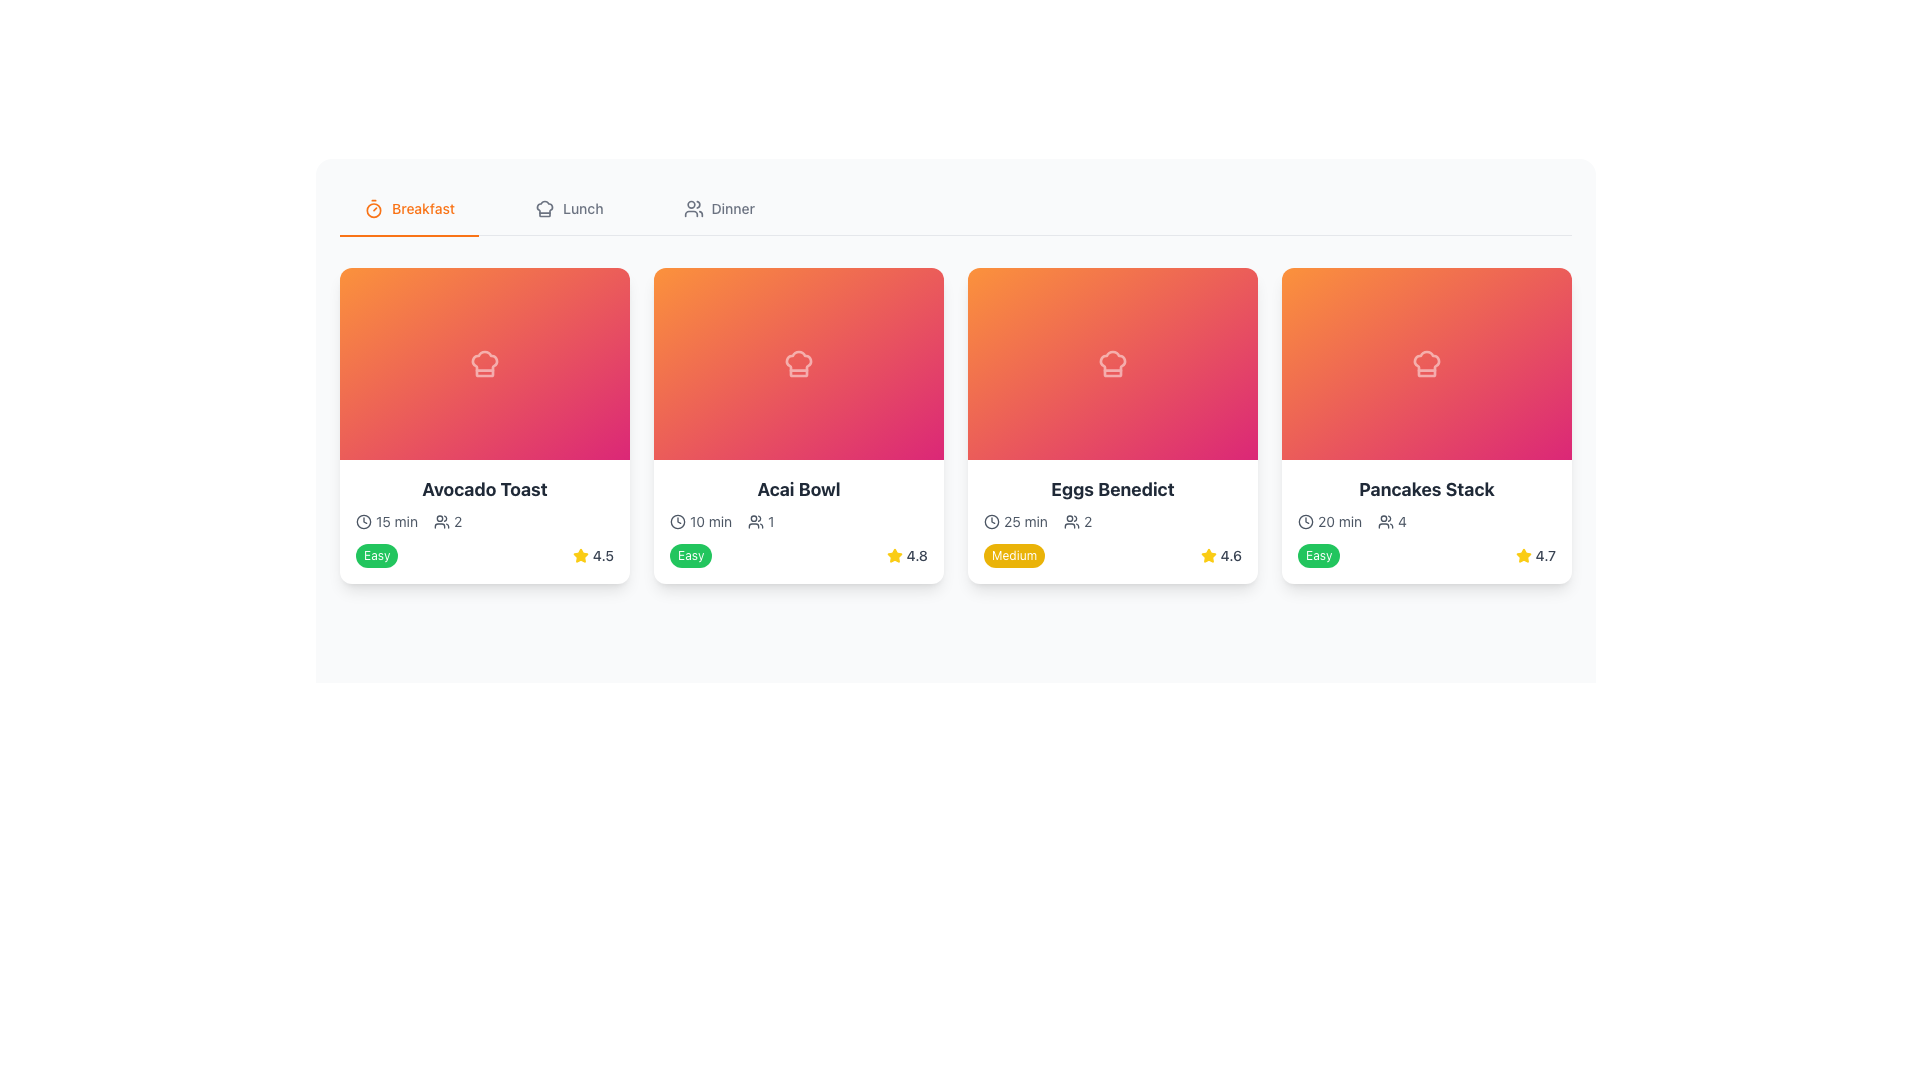 The height and width of the screenshot is (1080, 1920). Describe the element at coordinates (1070, 520) in the screenshot. I see `the user count icon located within the Eggs Benedict card, beneath the cooking time display and to the left of the text '2'` at that location.